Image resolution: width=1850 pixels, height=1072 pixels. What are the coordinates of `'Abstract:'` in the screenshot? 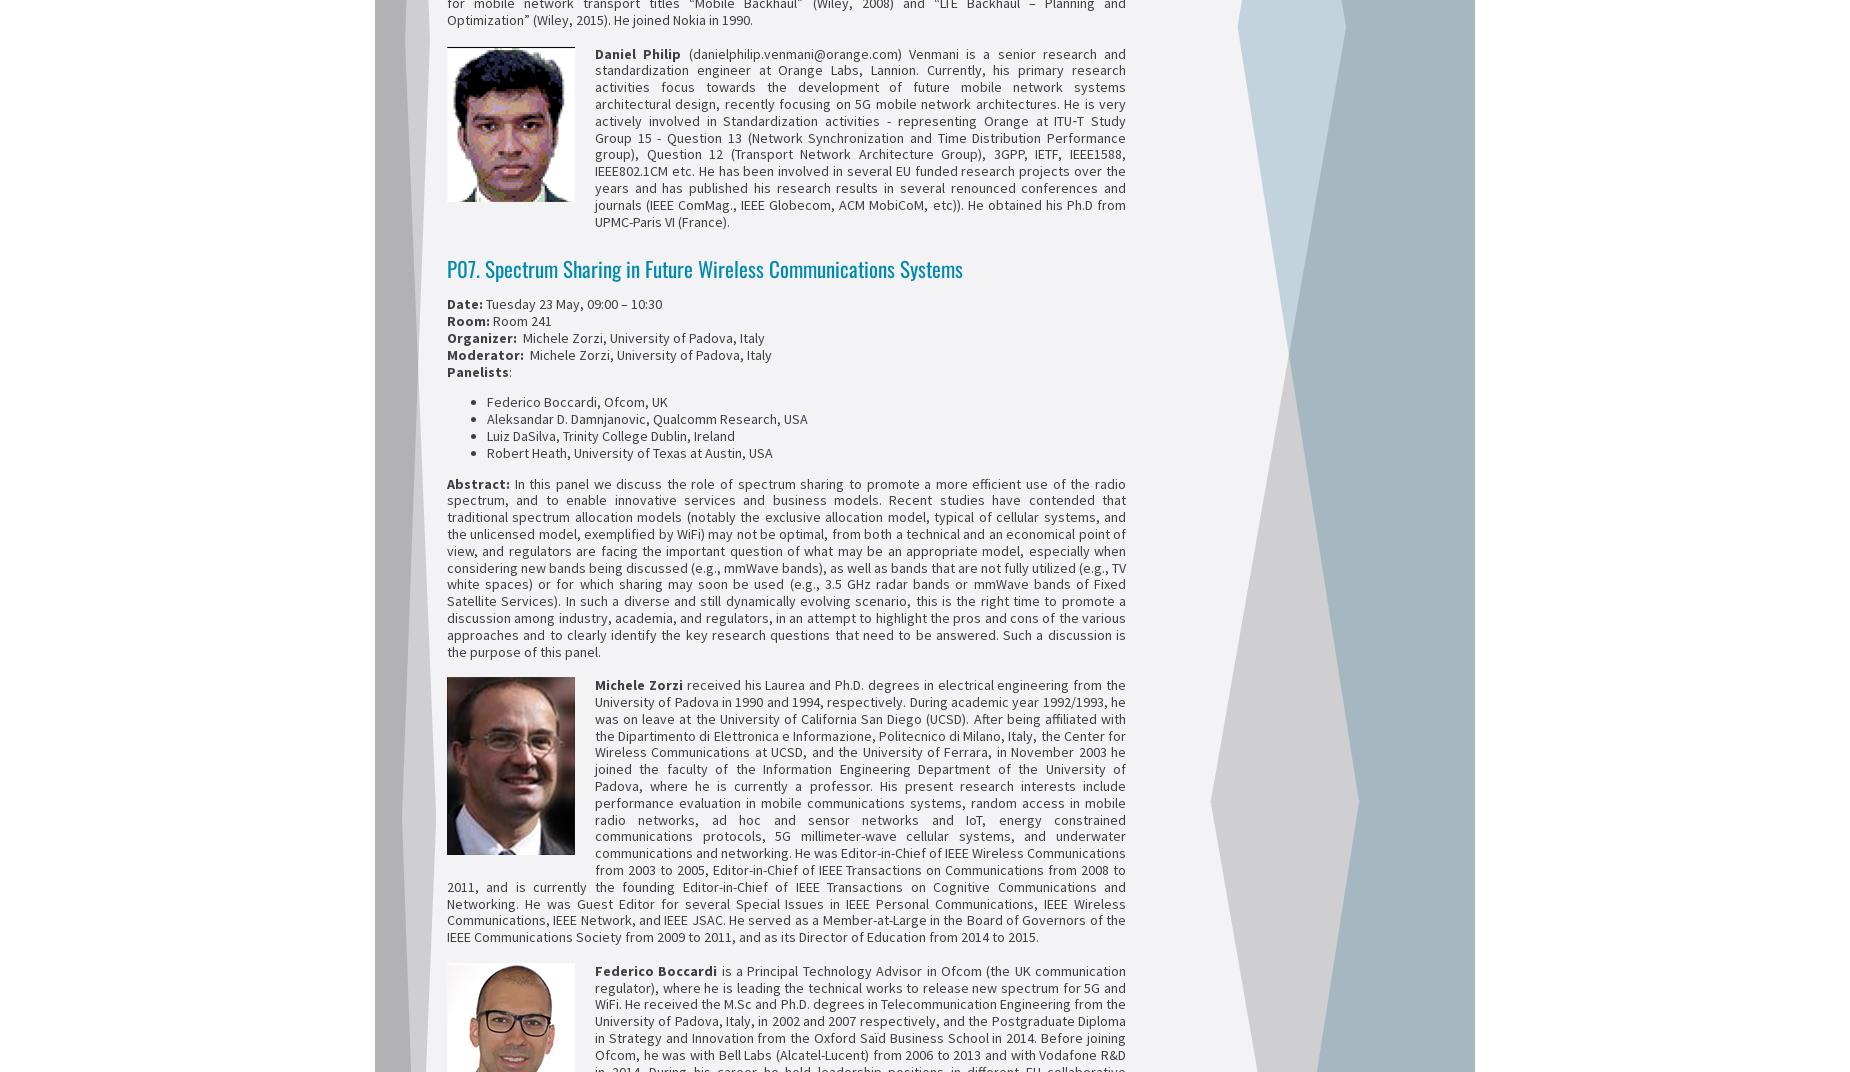 It's located at (478, 483).